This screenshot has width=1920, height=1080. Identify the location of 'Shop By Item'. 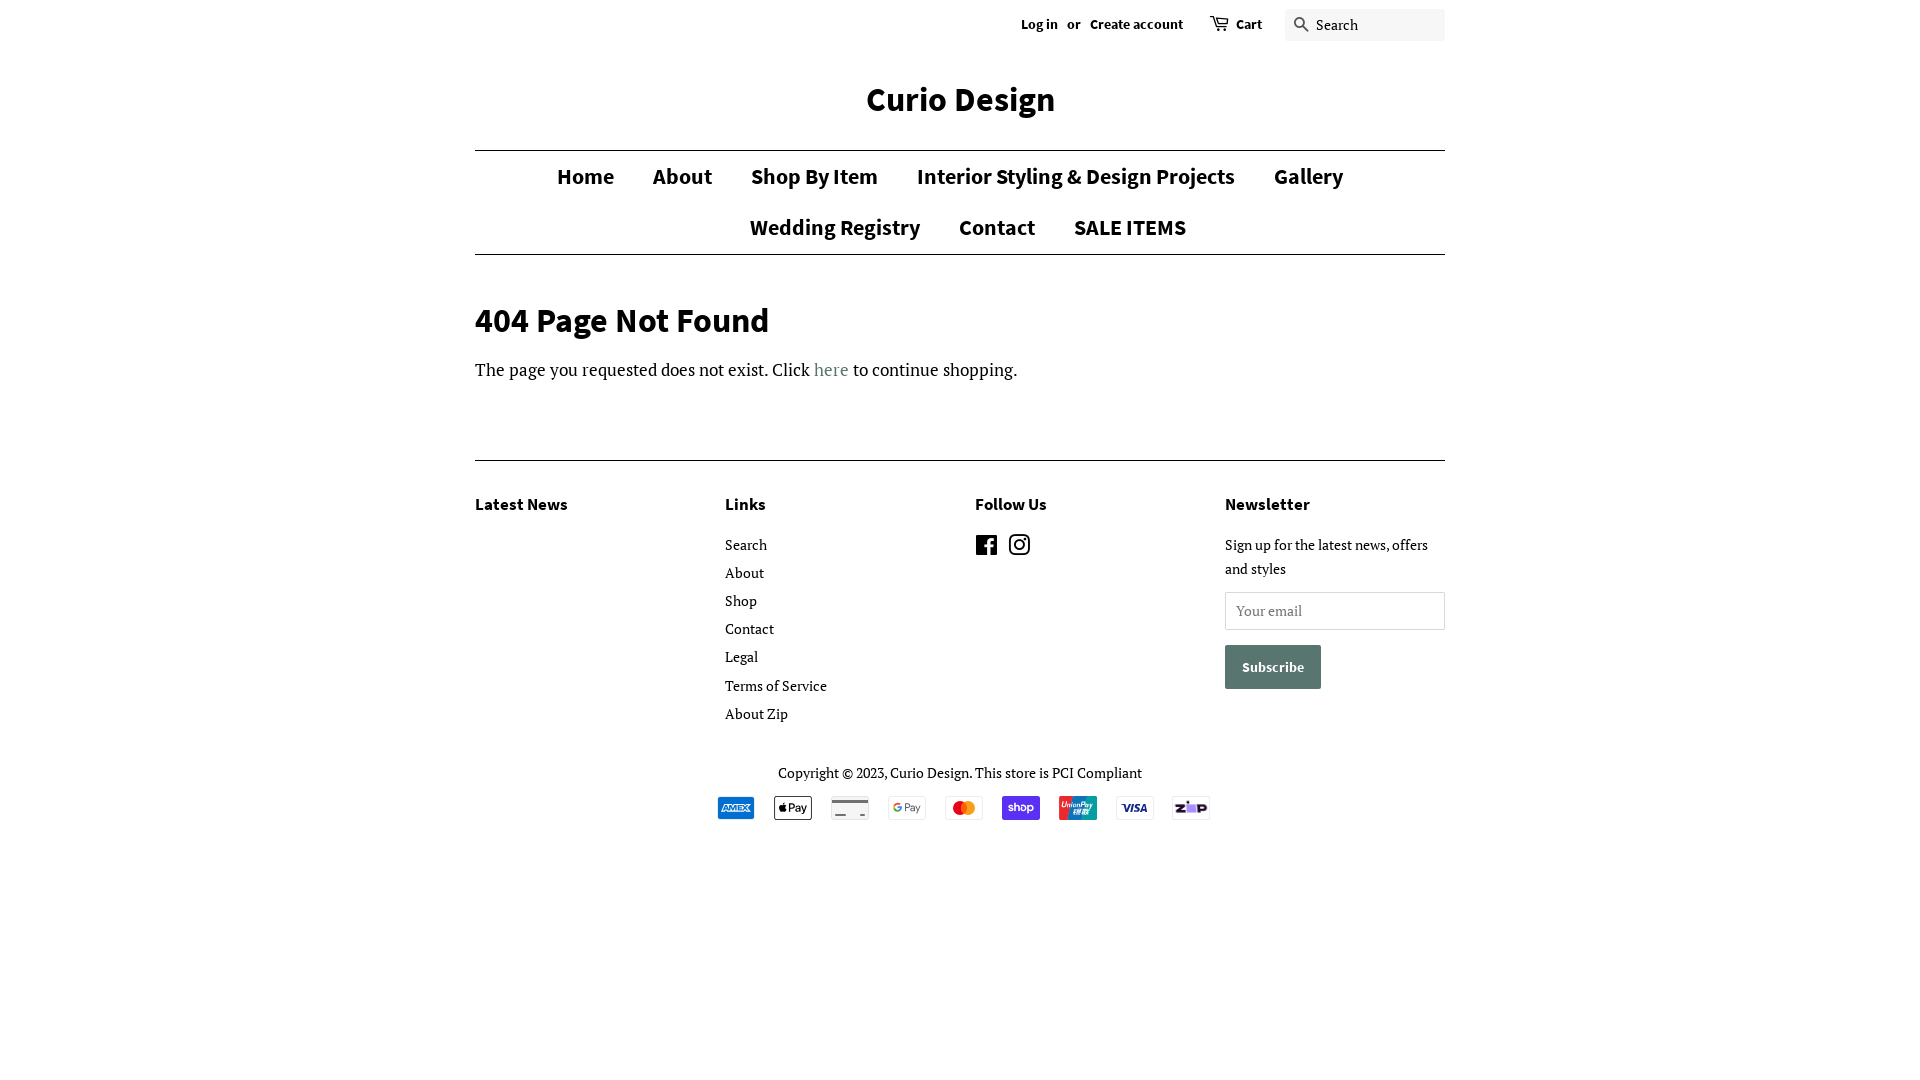
(816, 175).